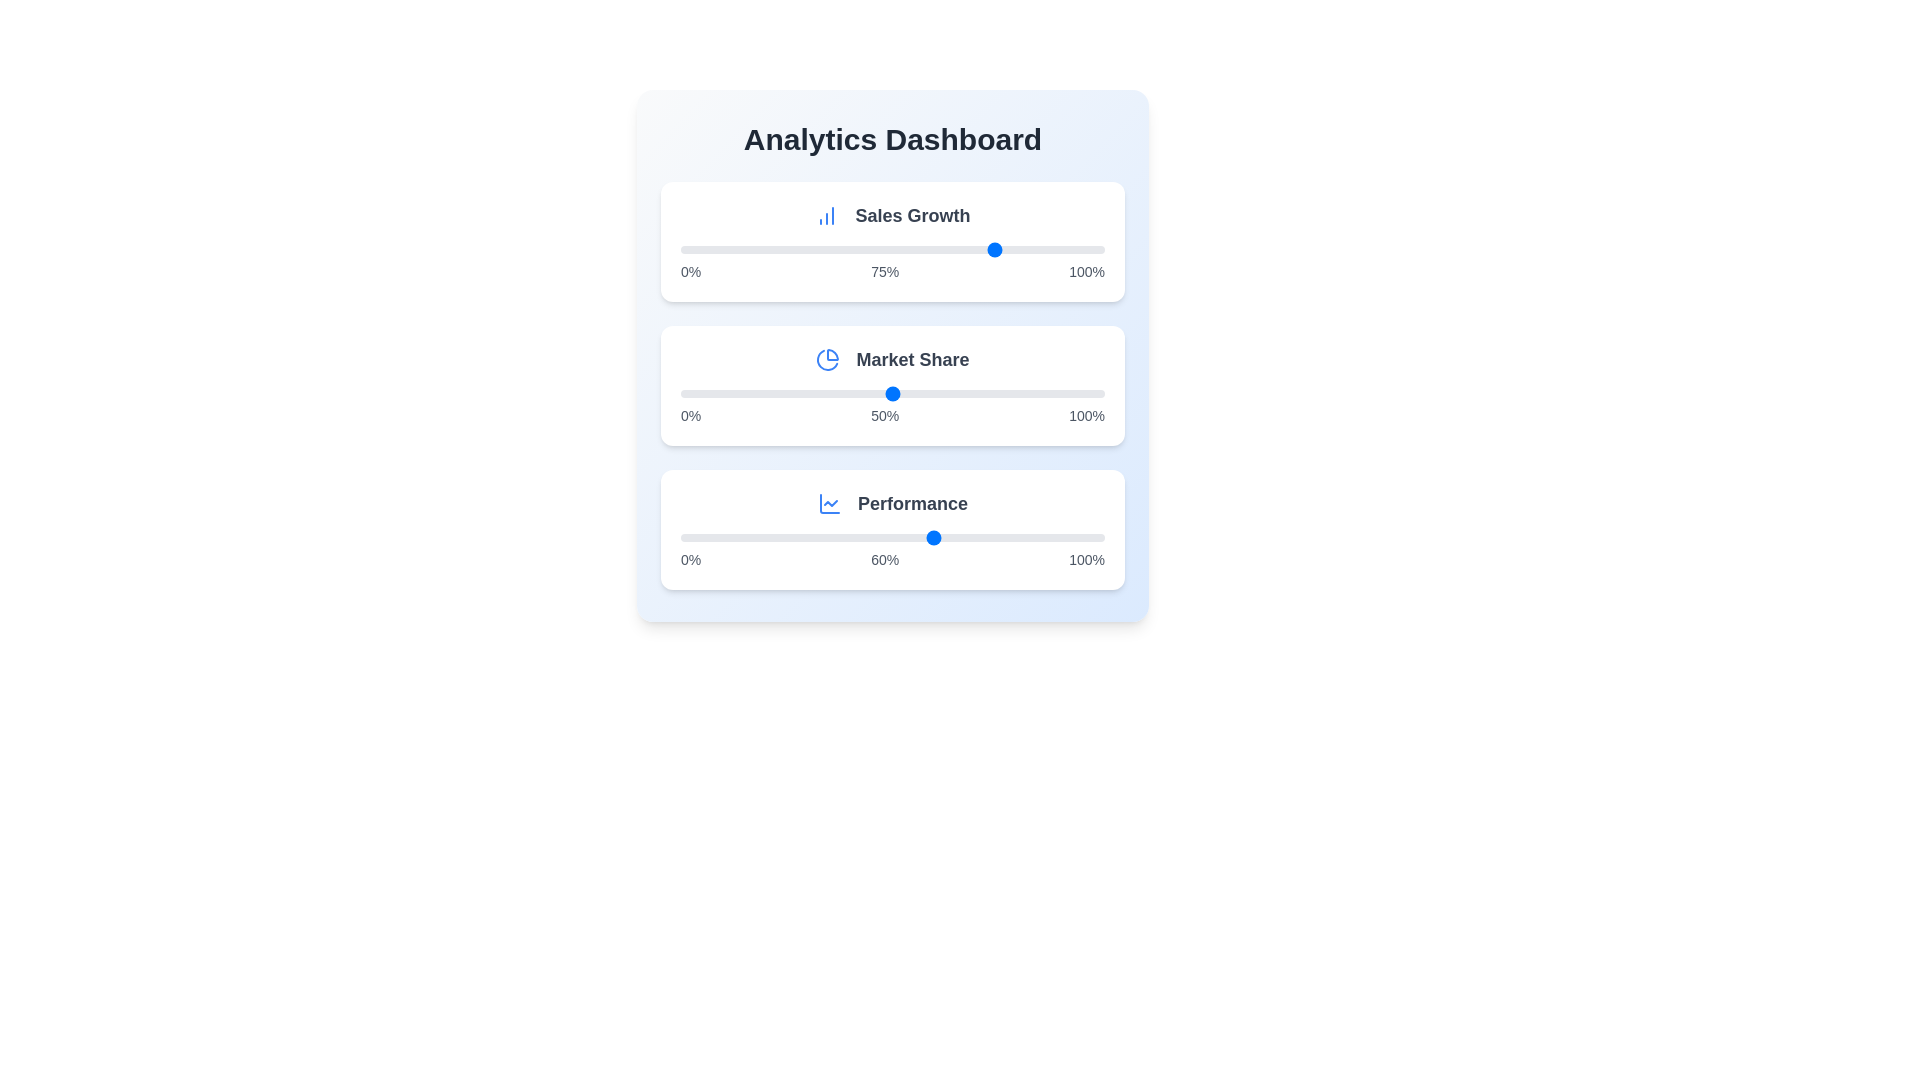 The height and width of the screenshot is (1080, 1920). Describe the element at coordinates (1020, 249) in the screenshot. I see `the 'Sales Growth' slider to 80%` at that location.